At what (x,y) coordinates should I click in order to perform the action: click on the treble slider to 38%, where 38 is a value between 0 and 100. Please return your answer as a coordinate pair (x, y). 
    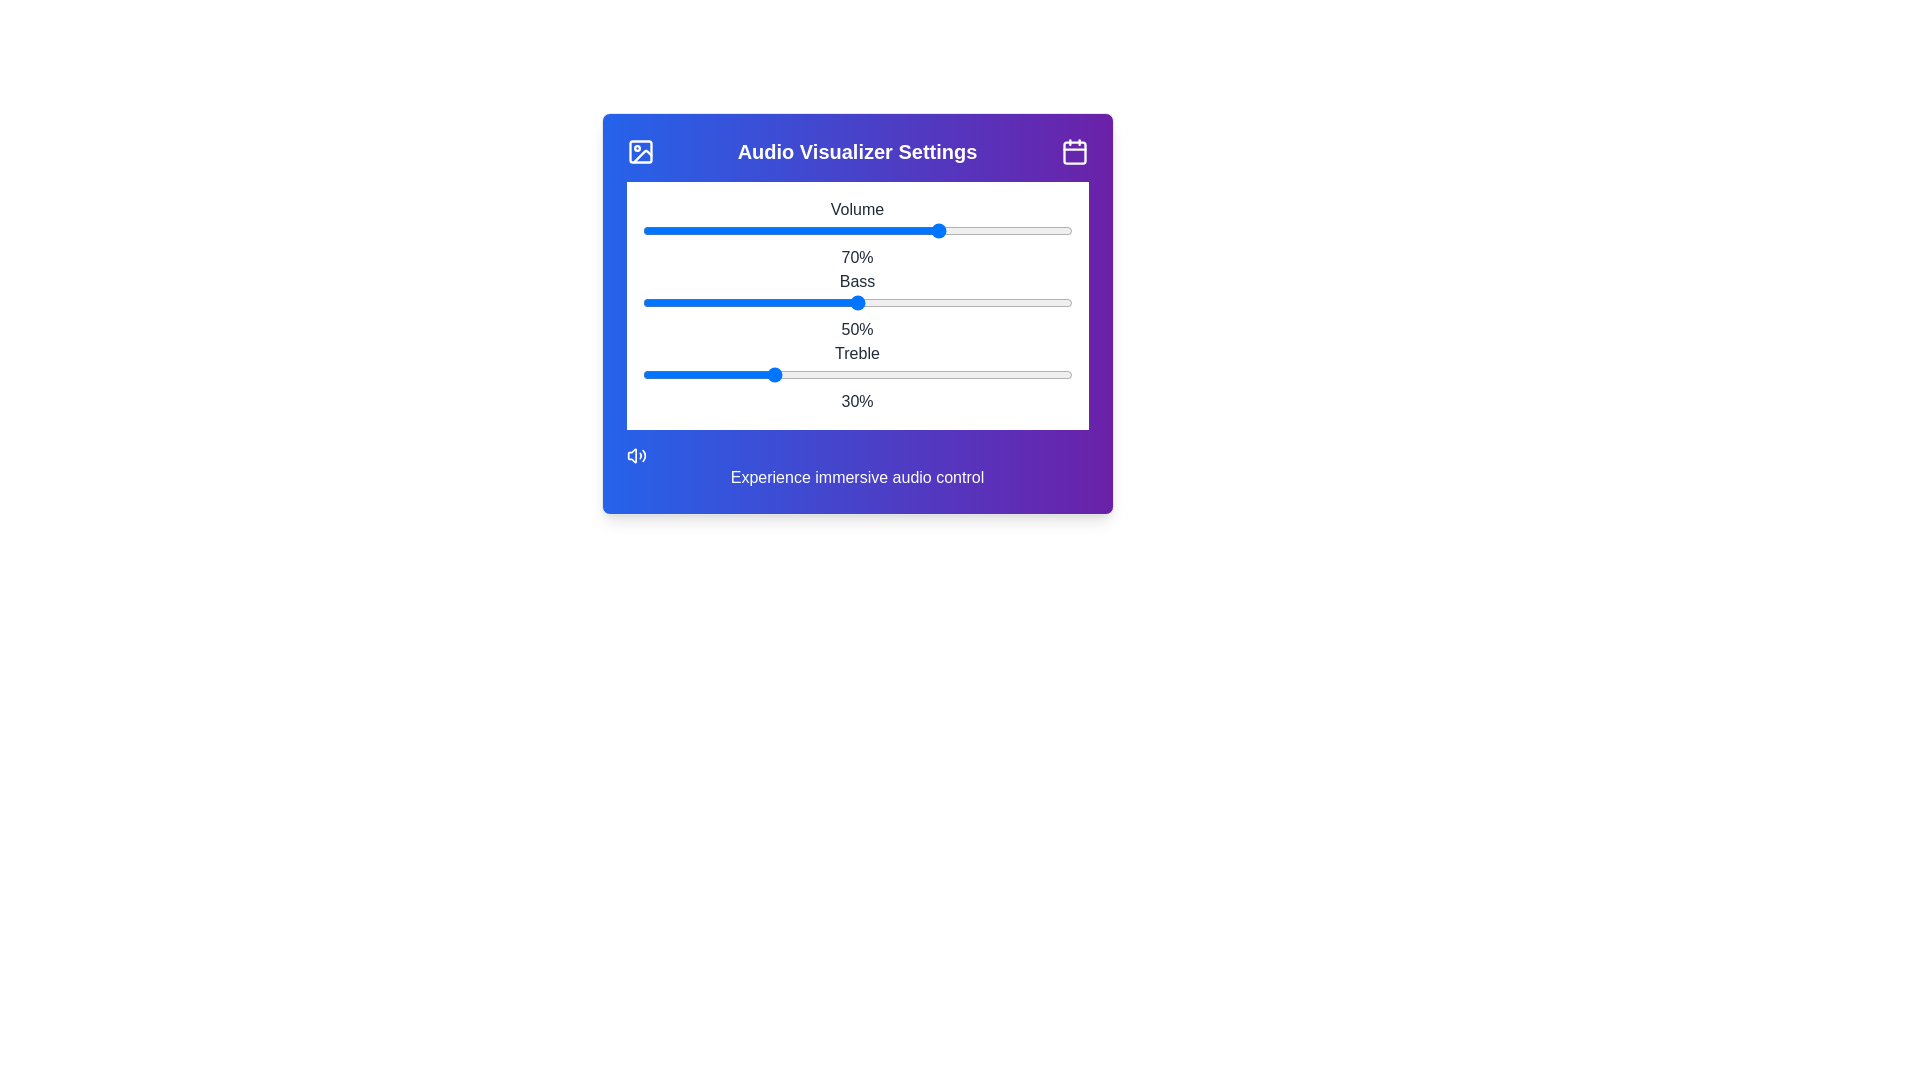
    Looking at the image, I should click on (805, 374).